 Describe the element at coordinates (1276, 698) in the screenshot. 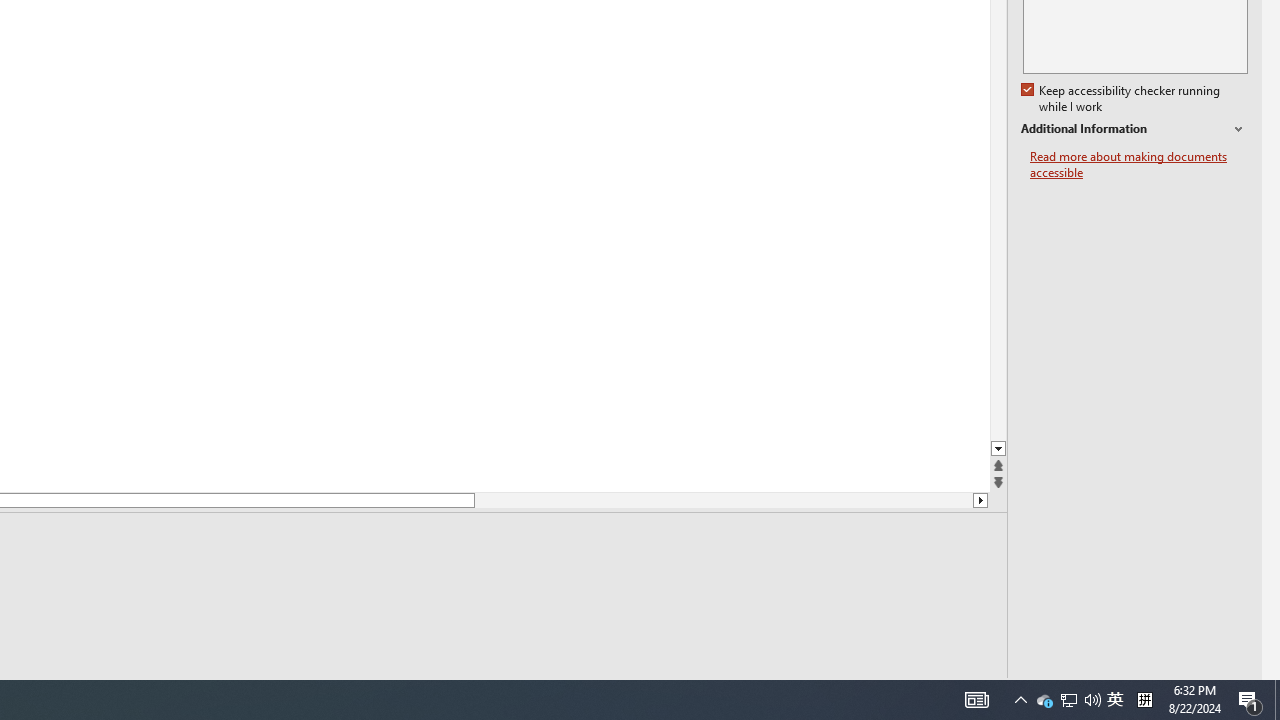

I see `'Show desktop'` at that location.